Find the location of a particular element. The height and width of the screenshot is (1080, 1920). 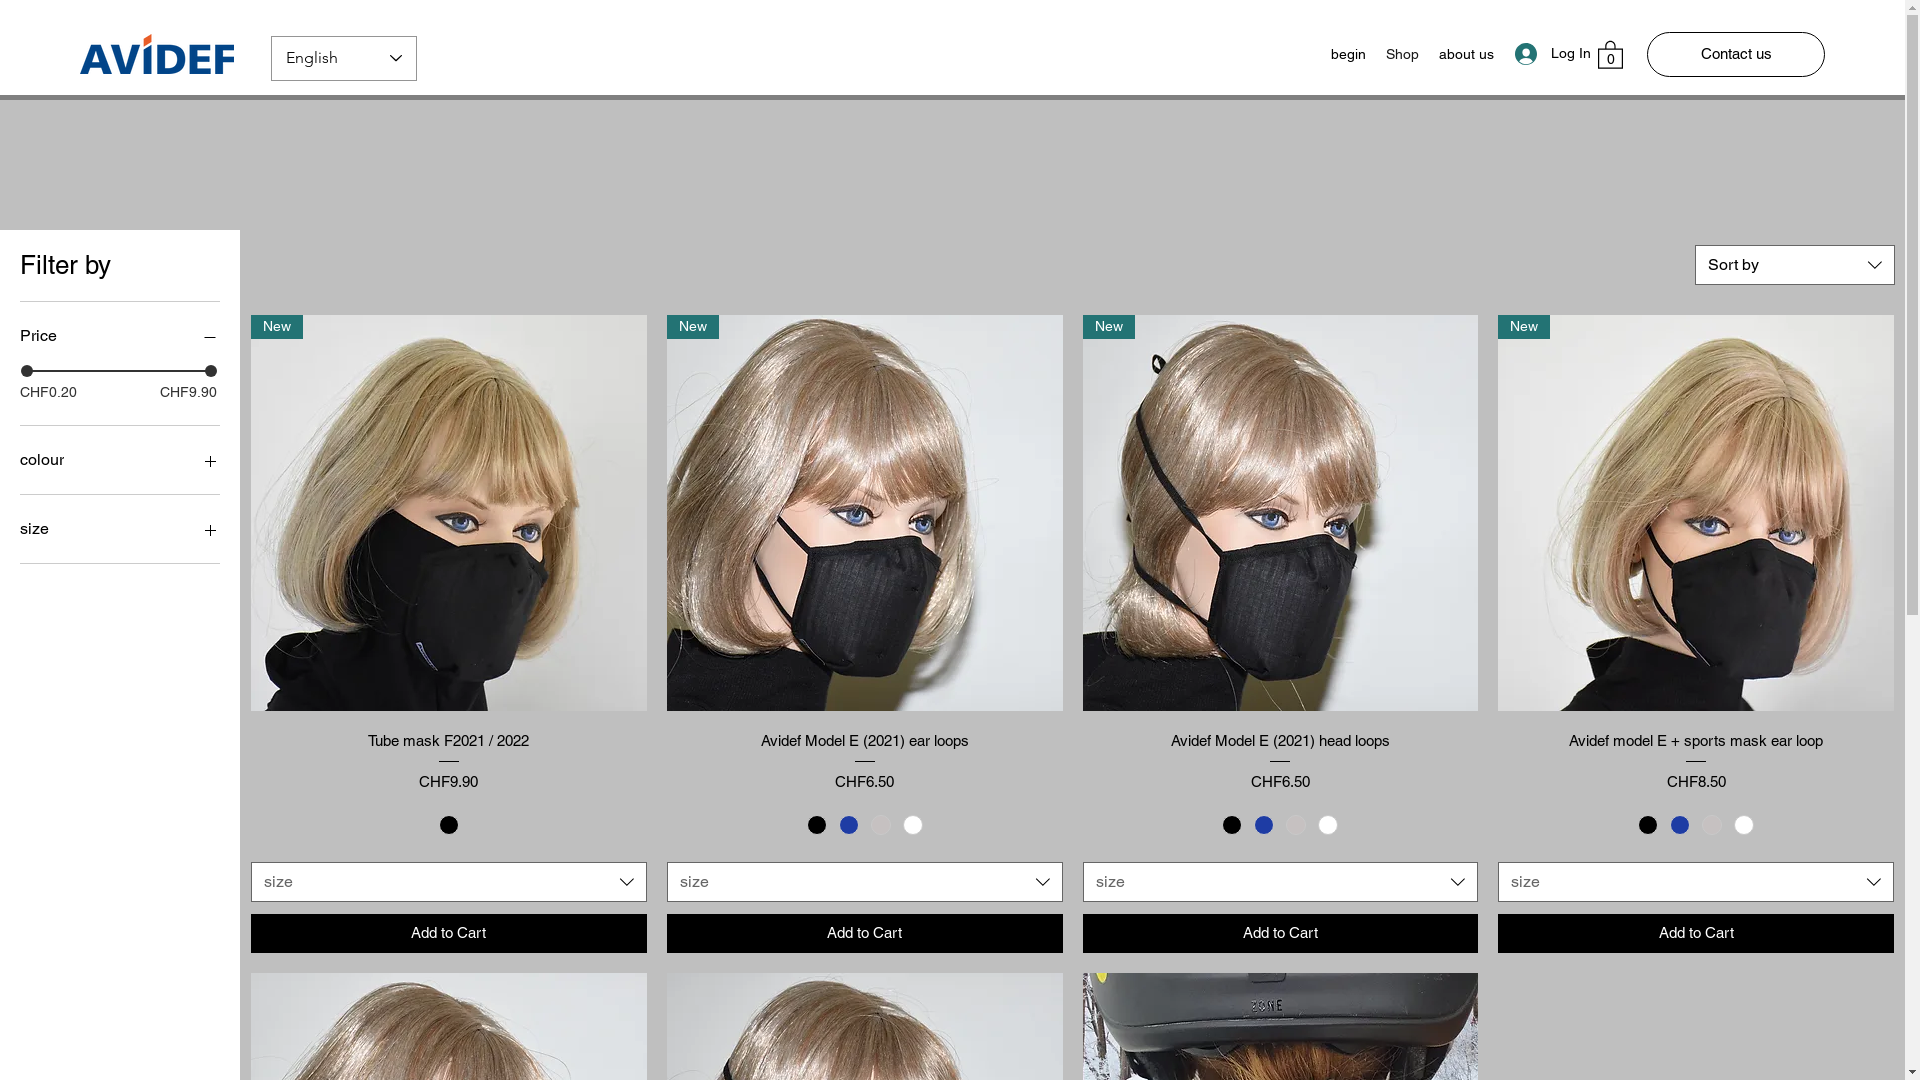

'New' is located at coordinates (448, 512).